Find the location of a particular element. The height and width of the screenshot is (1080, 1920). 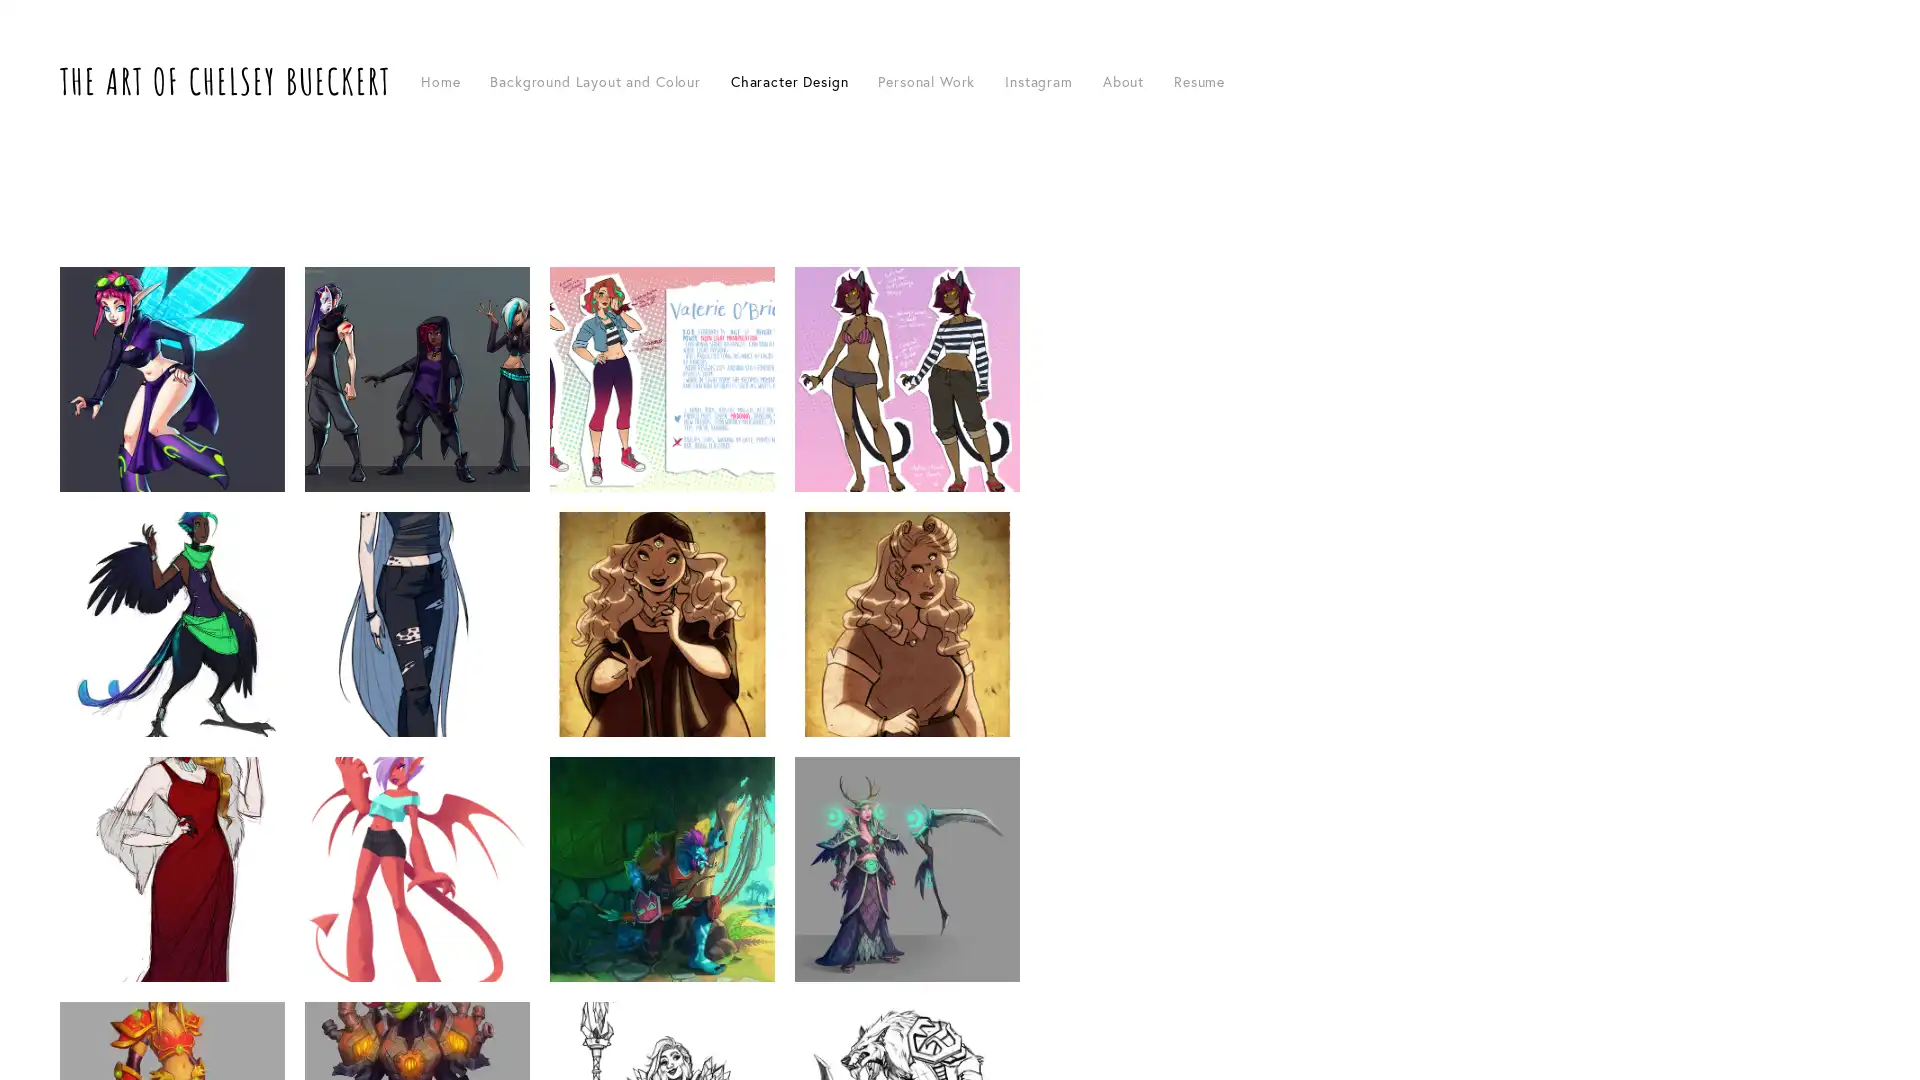

View fullsize Chelsey_characterlineup.png is located at coordinates (416, 379).